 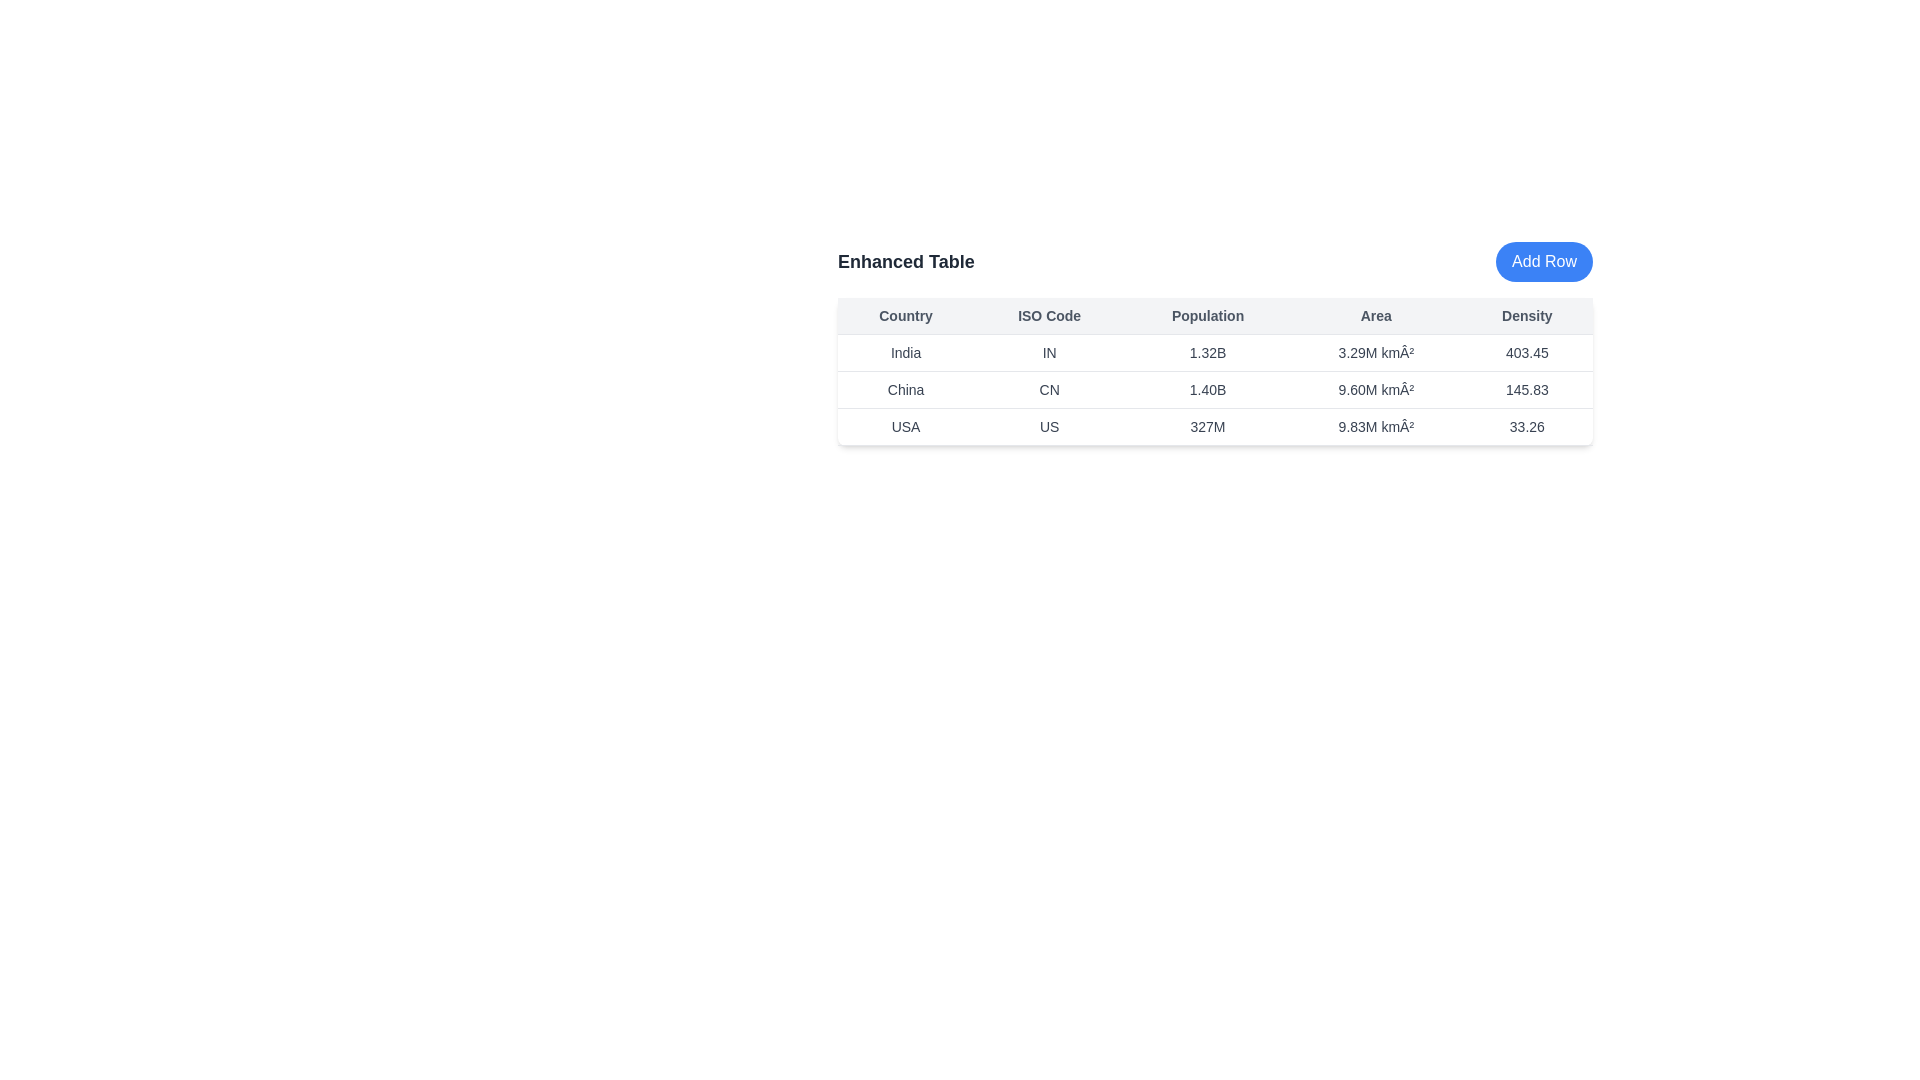 I want to click on density value text located in the first row of the 'Density' column adjacent to country data in the table, so click(x=1526, y=352).